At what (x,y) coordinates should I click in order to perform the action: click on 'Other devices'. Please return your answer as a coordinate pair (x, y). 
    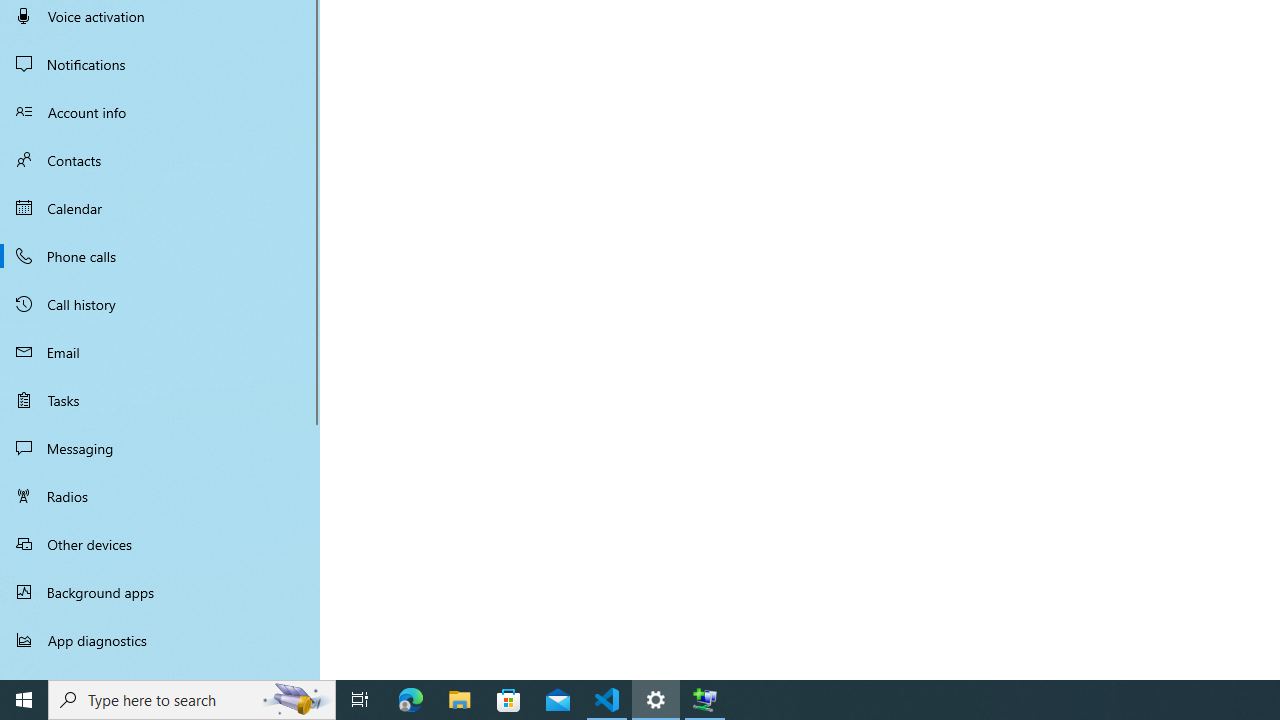
    Looking at the image, I should click on (160, 543).